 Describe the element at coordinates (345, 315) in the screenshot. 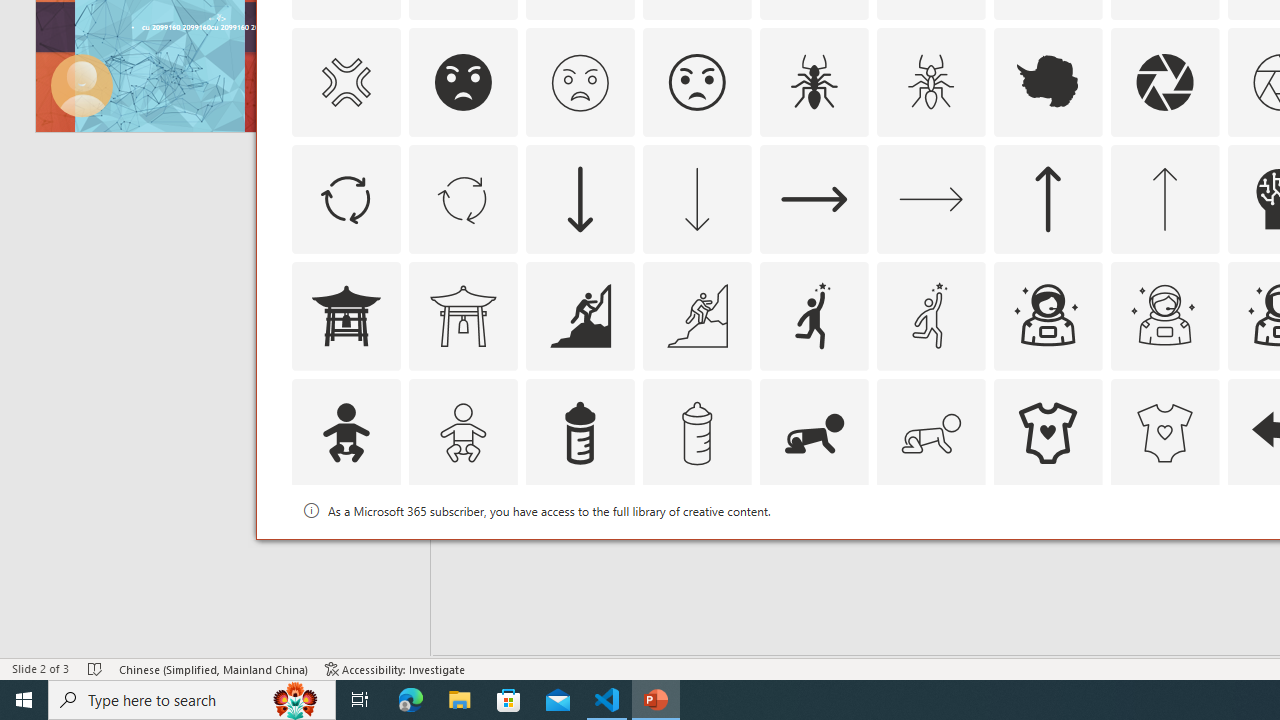

I see `'AutomationID: Icons_AsianTemple1'` at that location.